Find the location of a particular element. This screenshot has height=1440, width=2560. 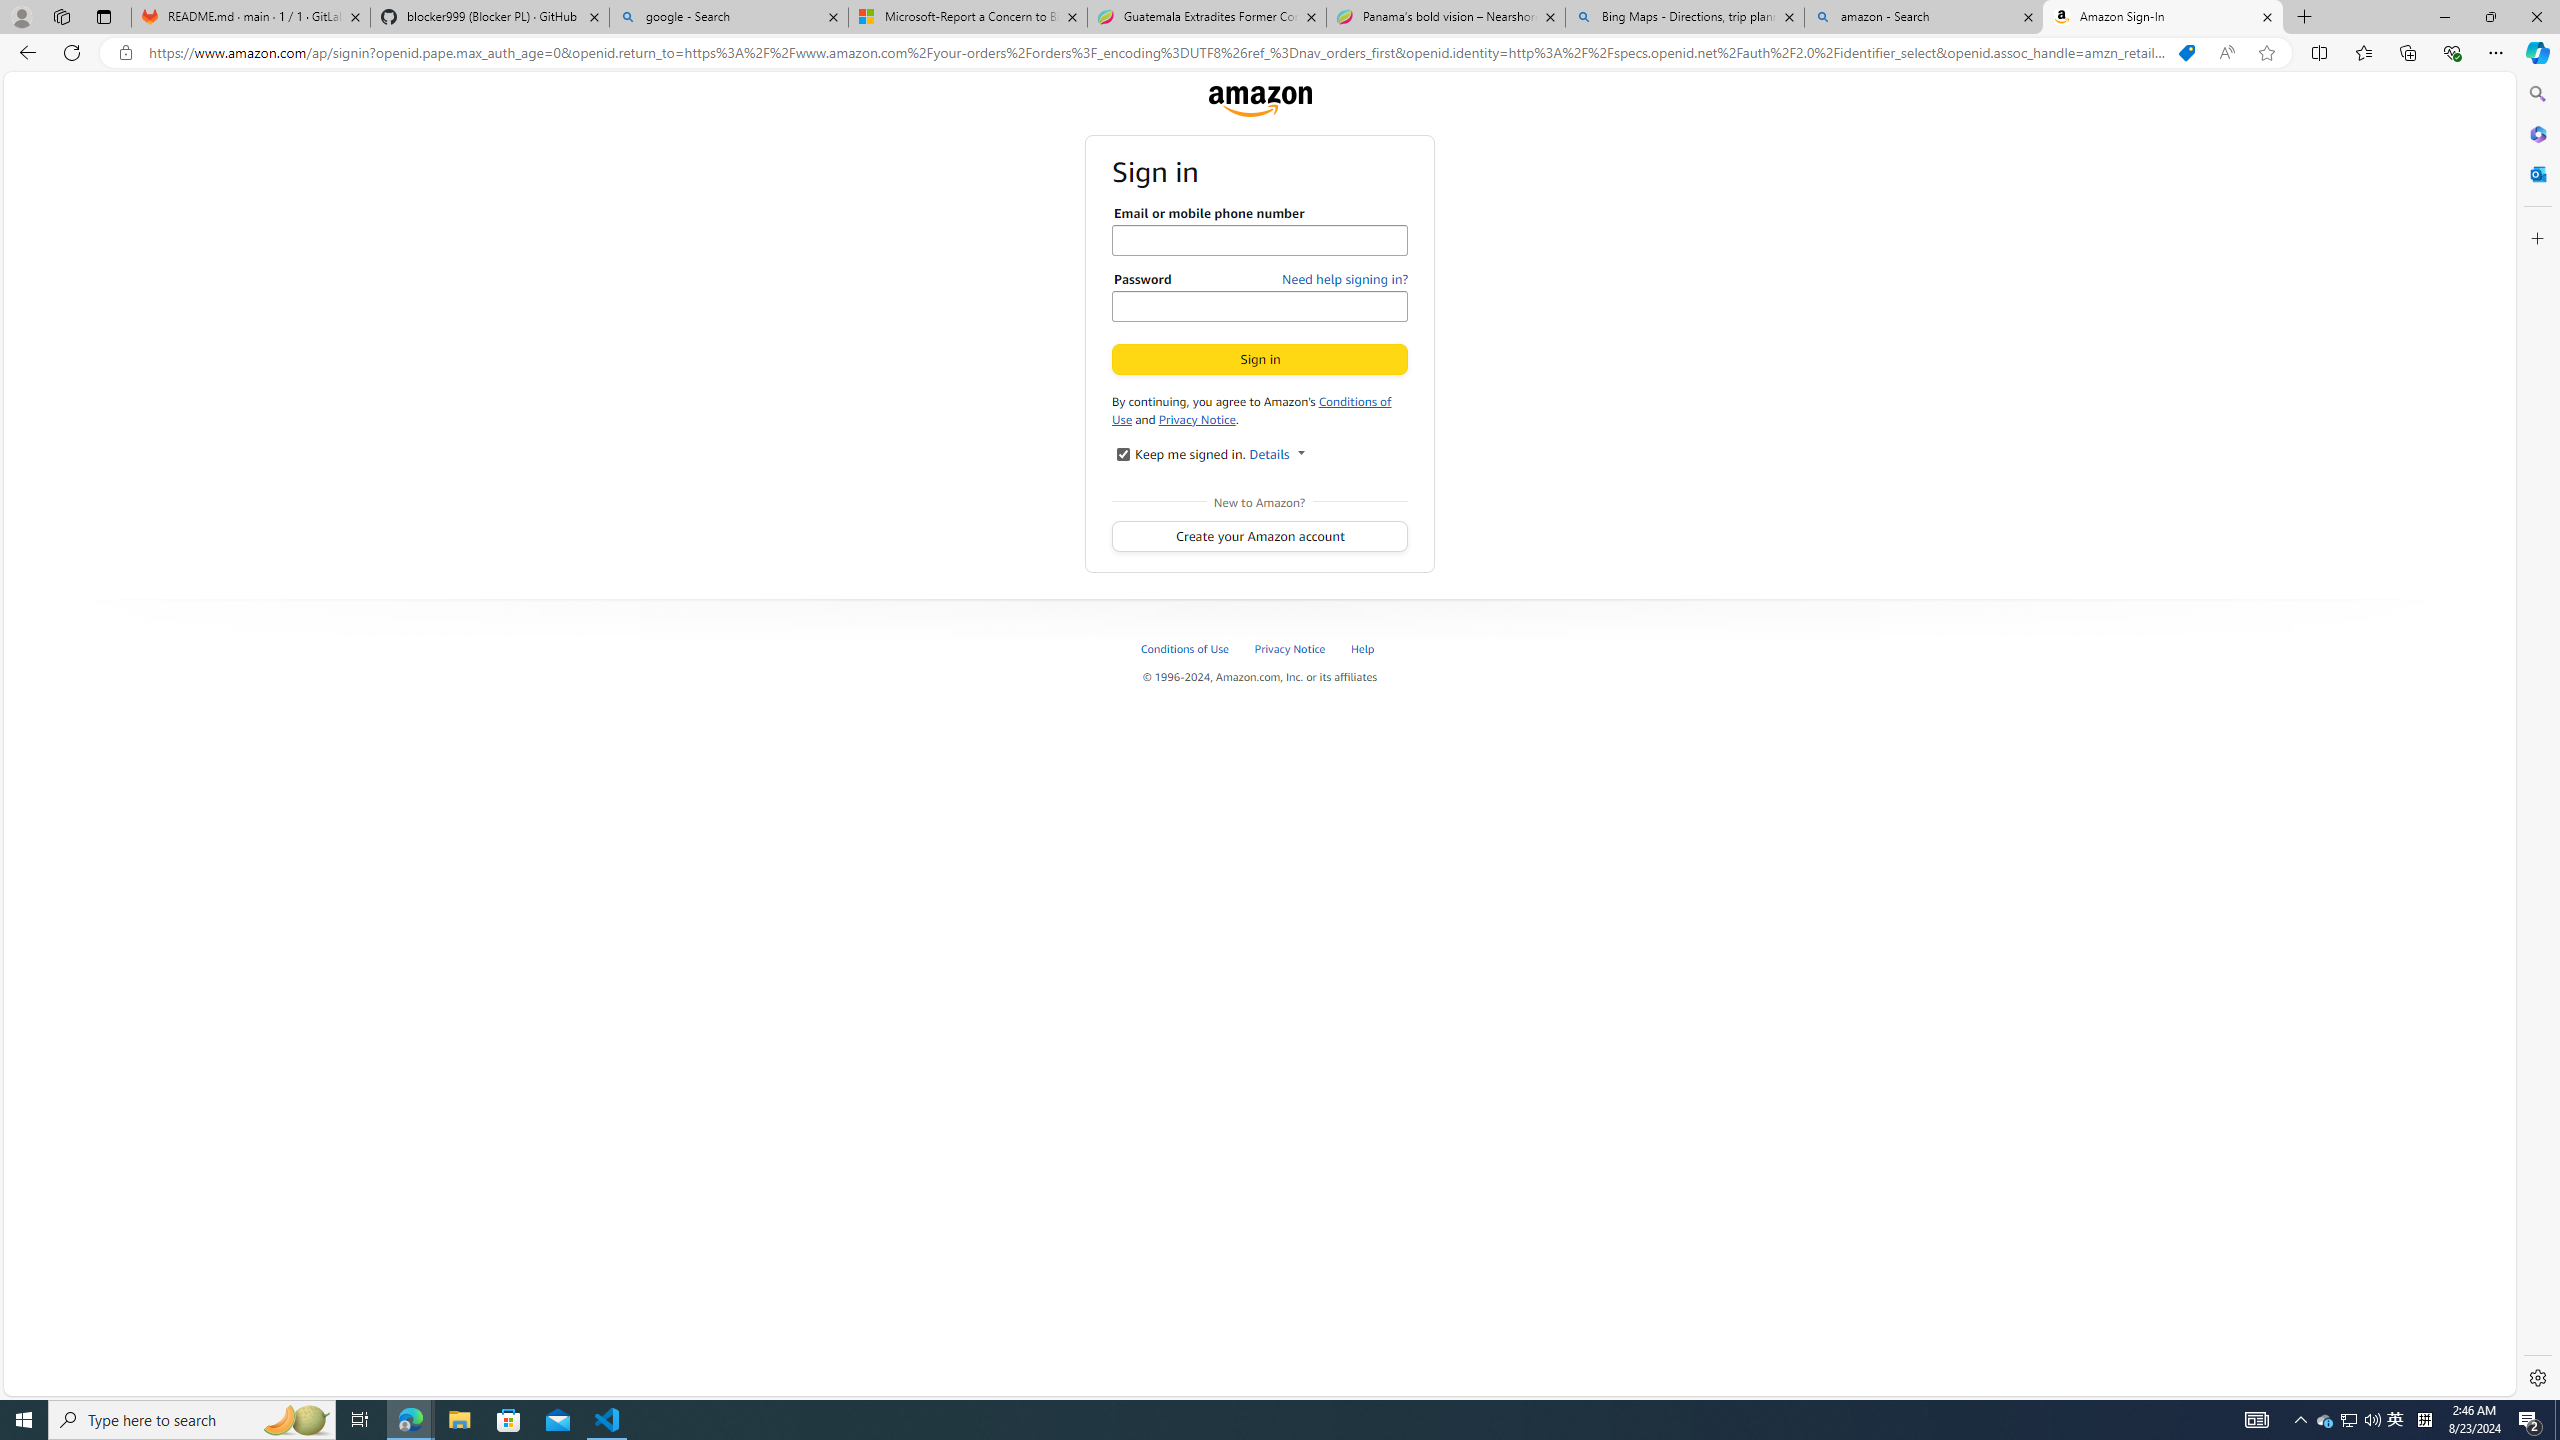

'Keep me signed in. Details' is located at coordinates (1121, 452).